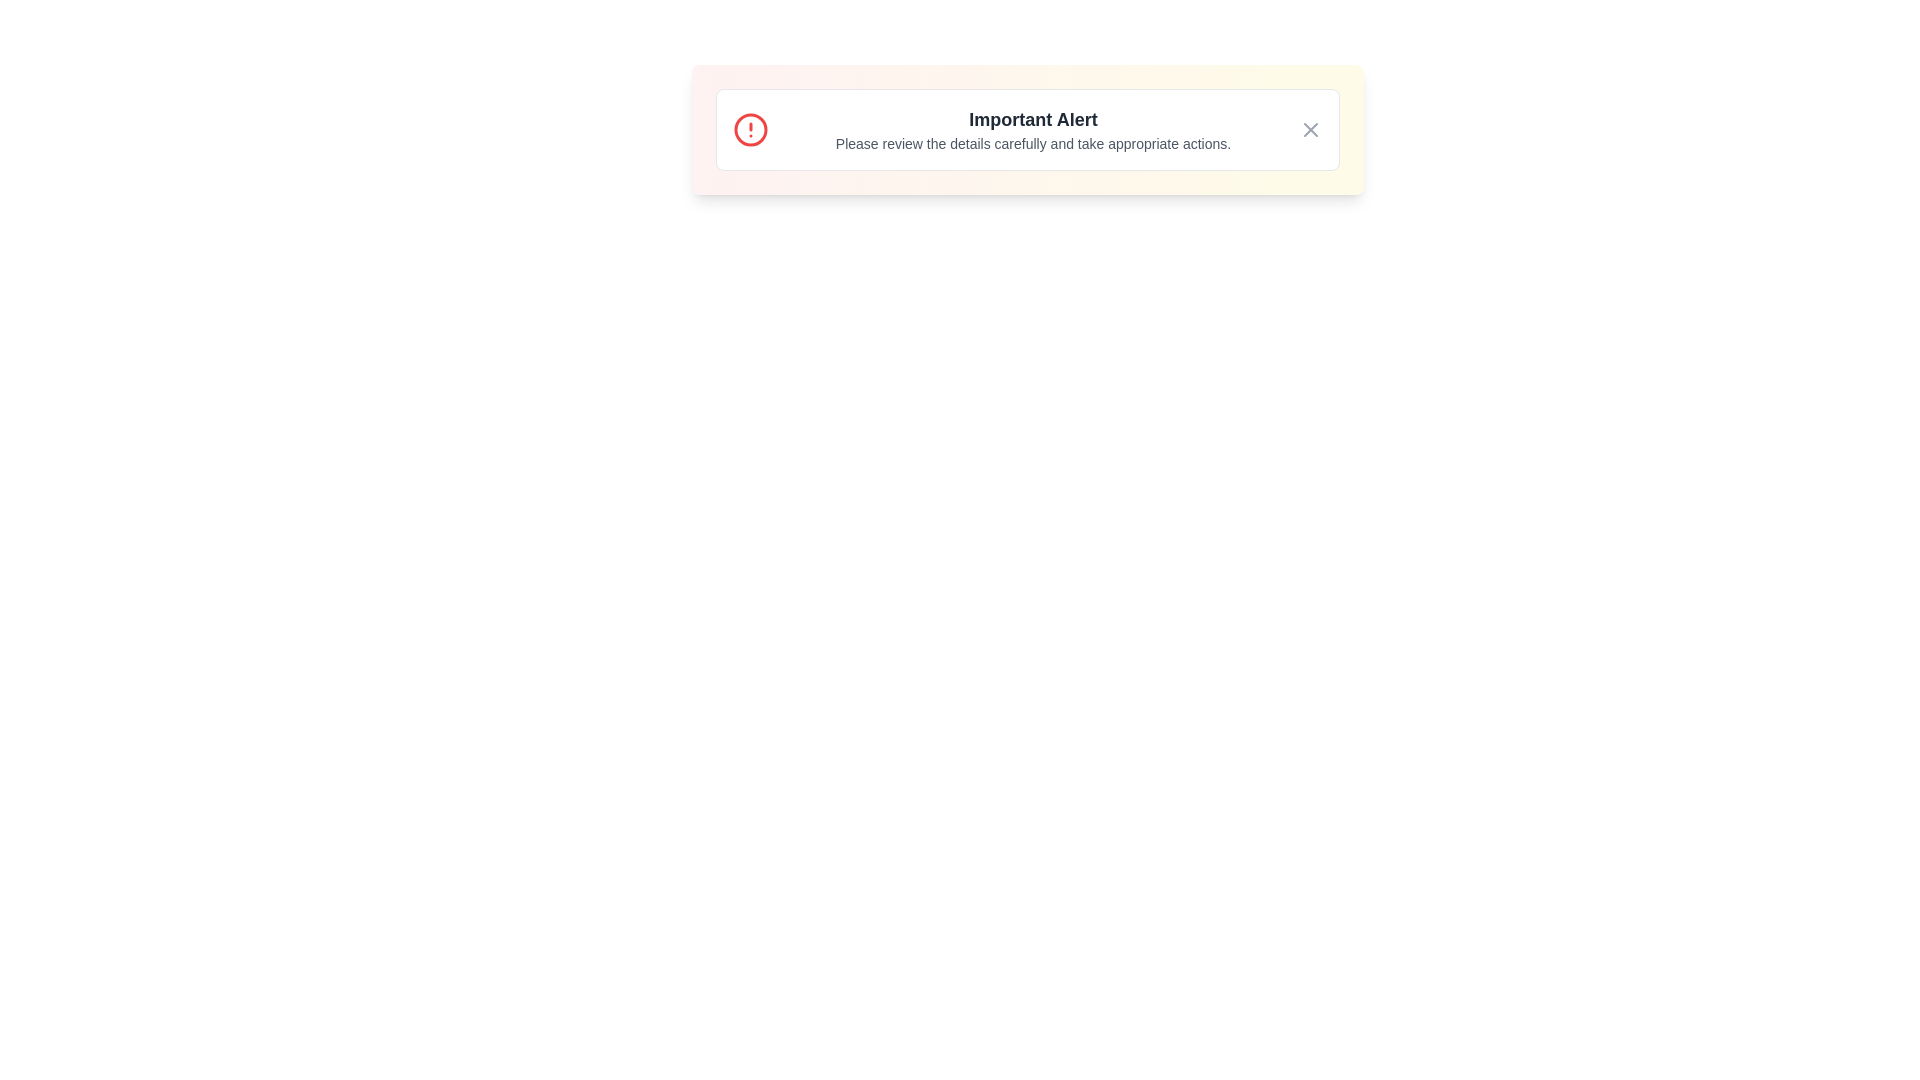 The height and width of the screenshot is (1080, 1920). I want to click on the Text Label at the top of the notification box, which serves as a title or header with bold text styling, so click(1033, 119).